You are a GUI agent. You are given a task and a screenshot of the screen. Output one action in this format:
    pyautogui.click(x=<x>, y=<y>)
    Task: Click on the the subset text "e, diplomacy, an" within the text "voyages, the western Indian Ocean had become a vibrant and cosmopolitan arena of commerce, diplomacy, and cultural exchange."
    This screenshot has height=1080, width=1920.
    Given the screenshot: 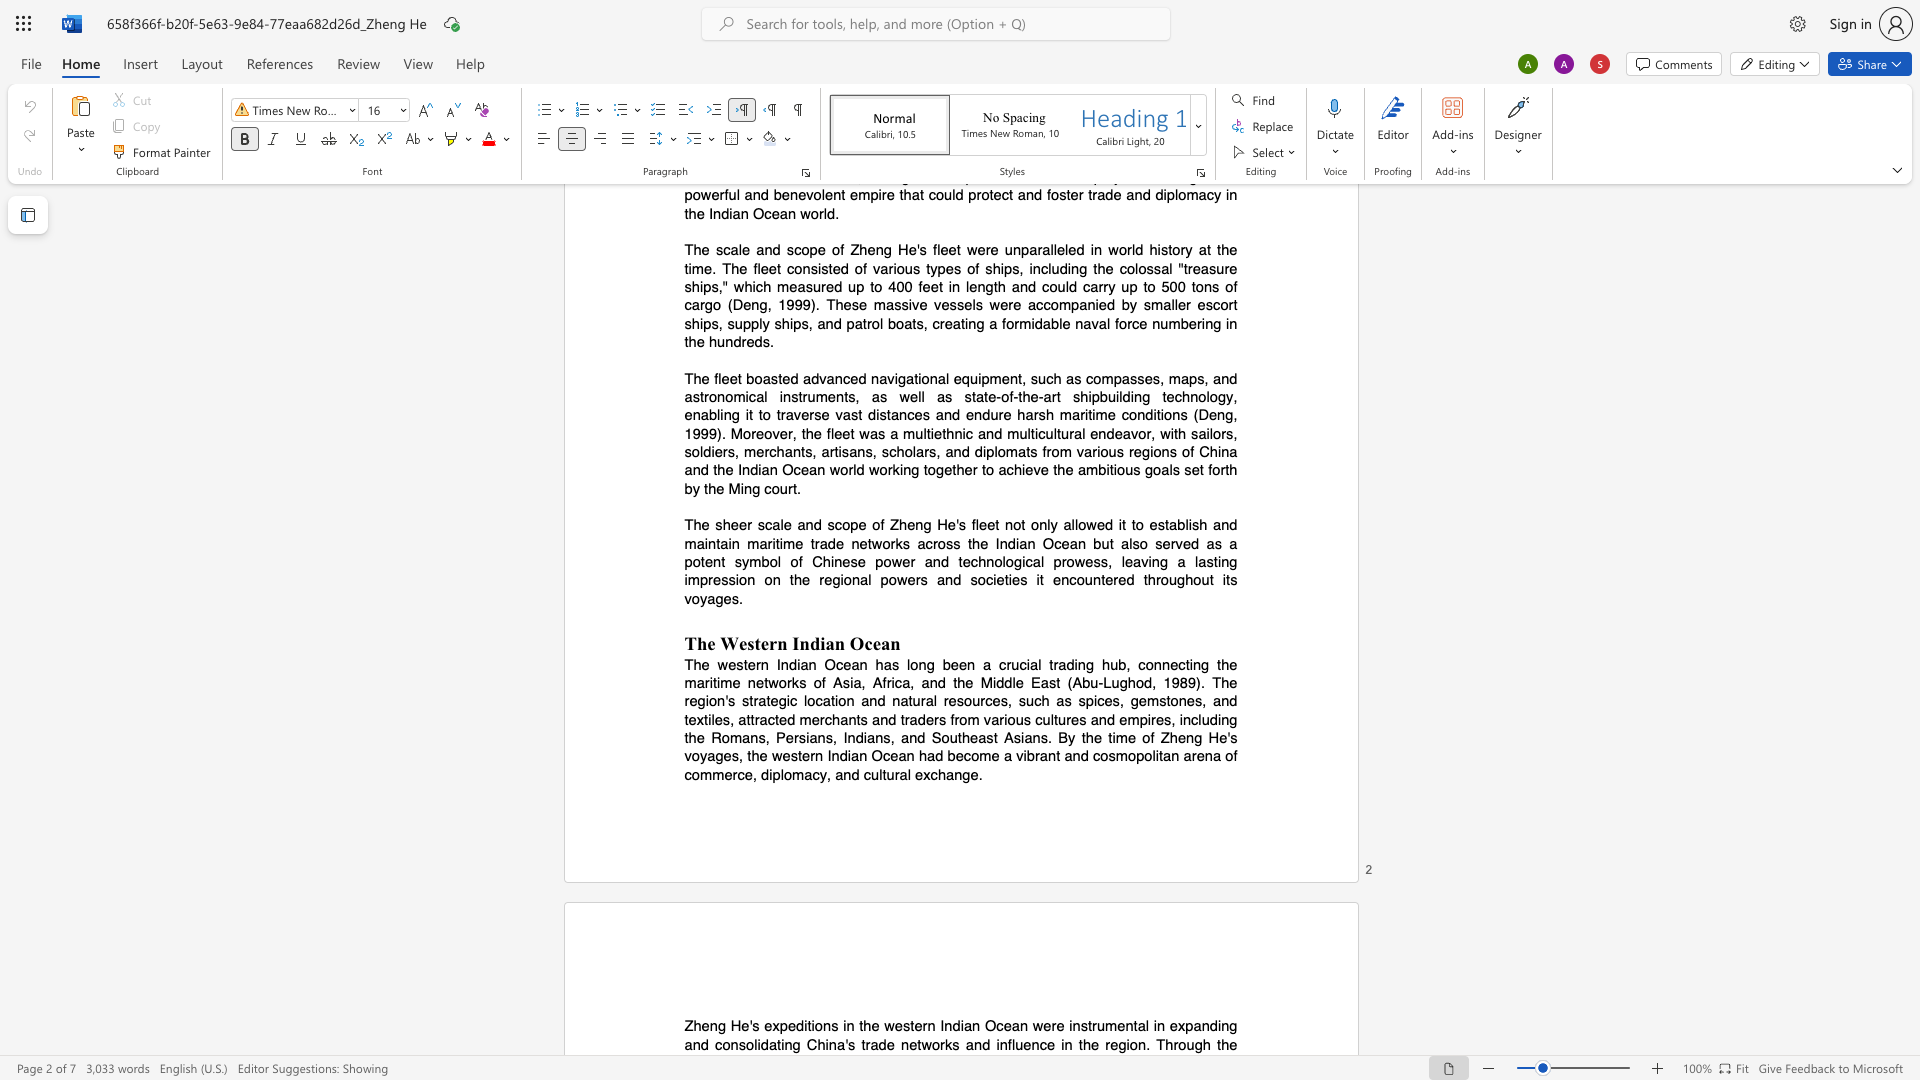 What is the action you would take?
    pyautogui.click(x=743, y=773)
    